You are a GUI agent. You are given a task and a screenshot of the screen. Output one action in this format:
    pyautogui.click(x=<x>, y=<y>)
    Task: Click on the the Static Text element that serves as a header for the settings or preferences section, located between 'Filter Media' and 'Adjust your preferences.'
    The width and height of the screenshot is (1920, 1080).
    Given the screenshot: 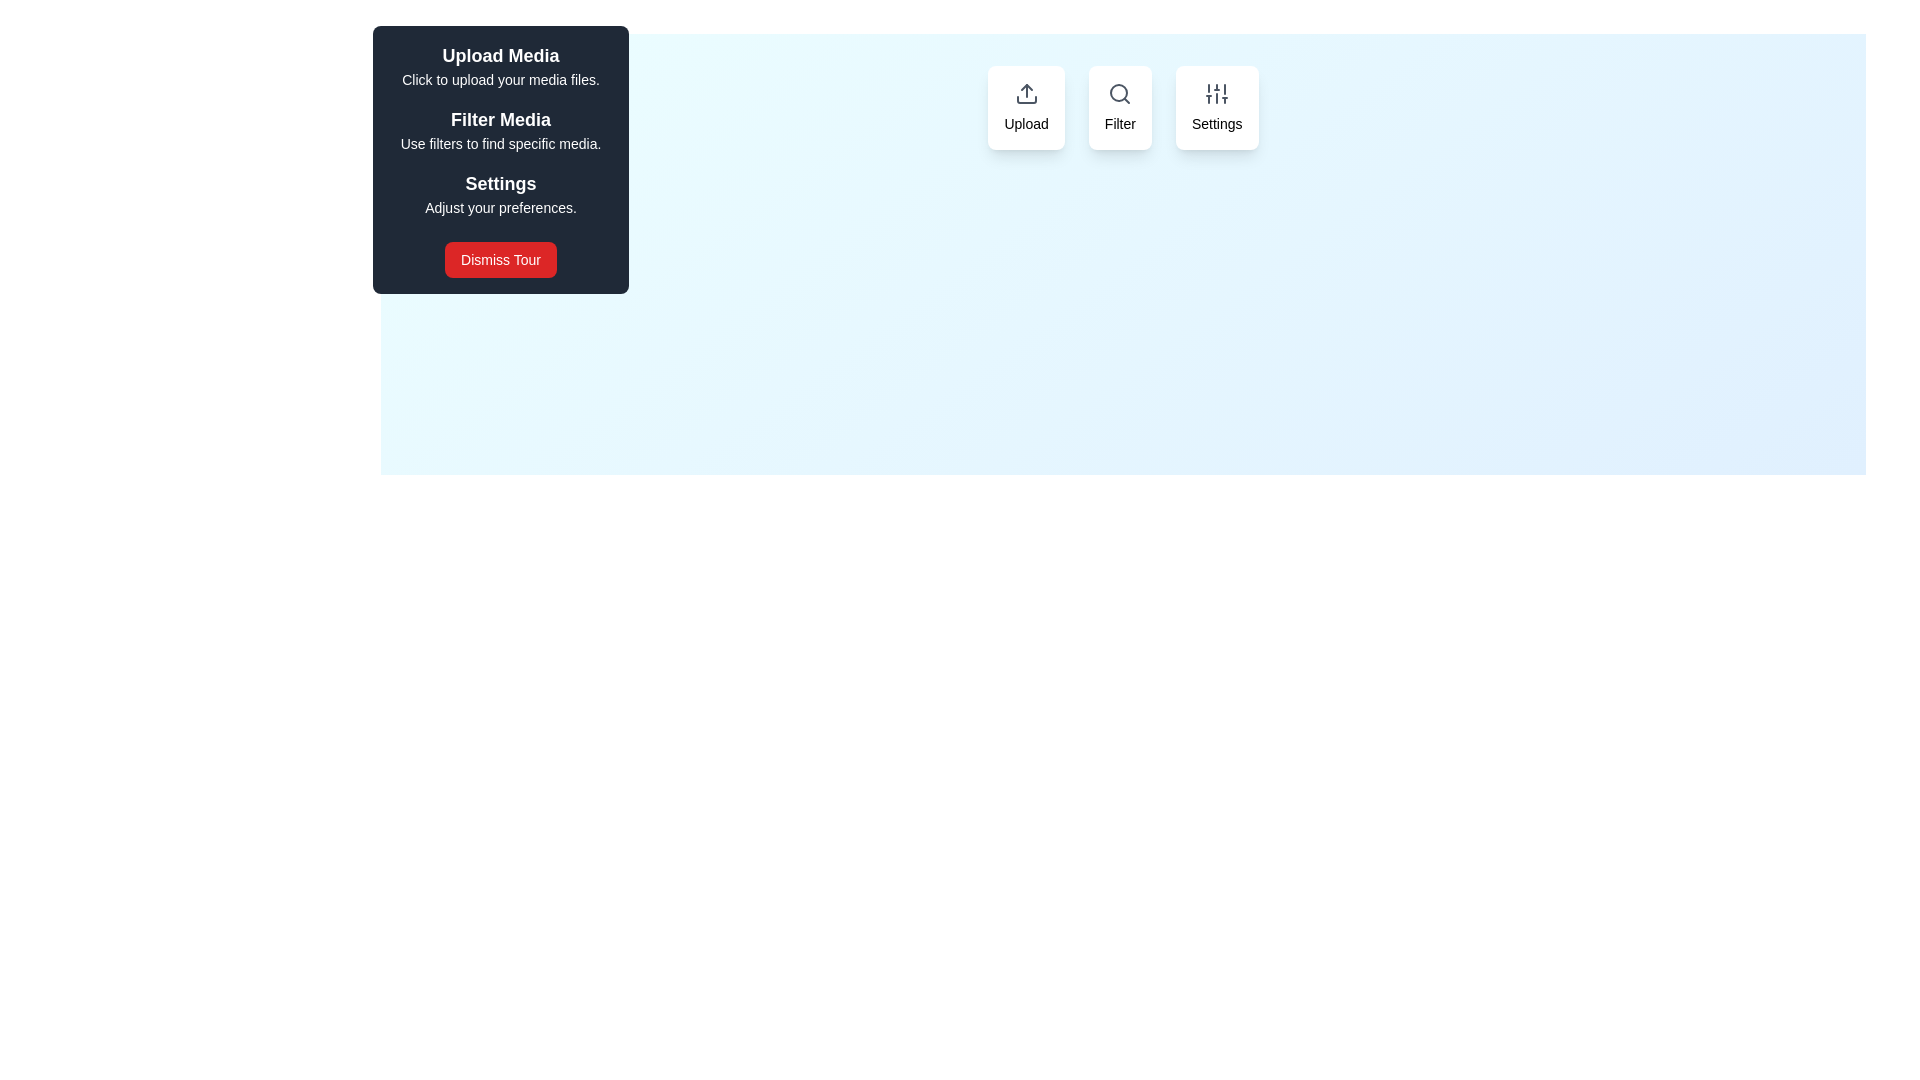 What is the action you would take?
    pyautogui.click(x=500, y=184)
    